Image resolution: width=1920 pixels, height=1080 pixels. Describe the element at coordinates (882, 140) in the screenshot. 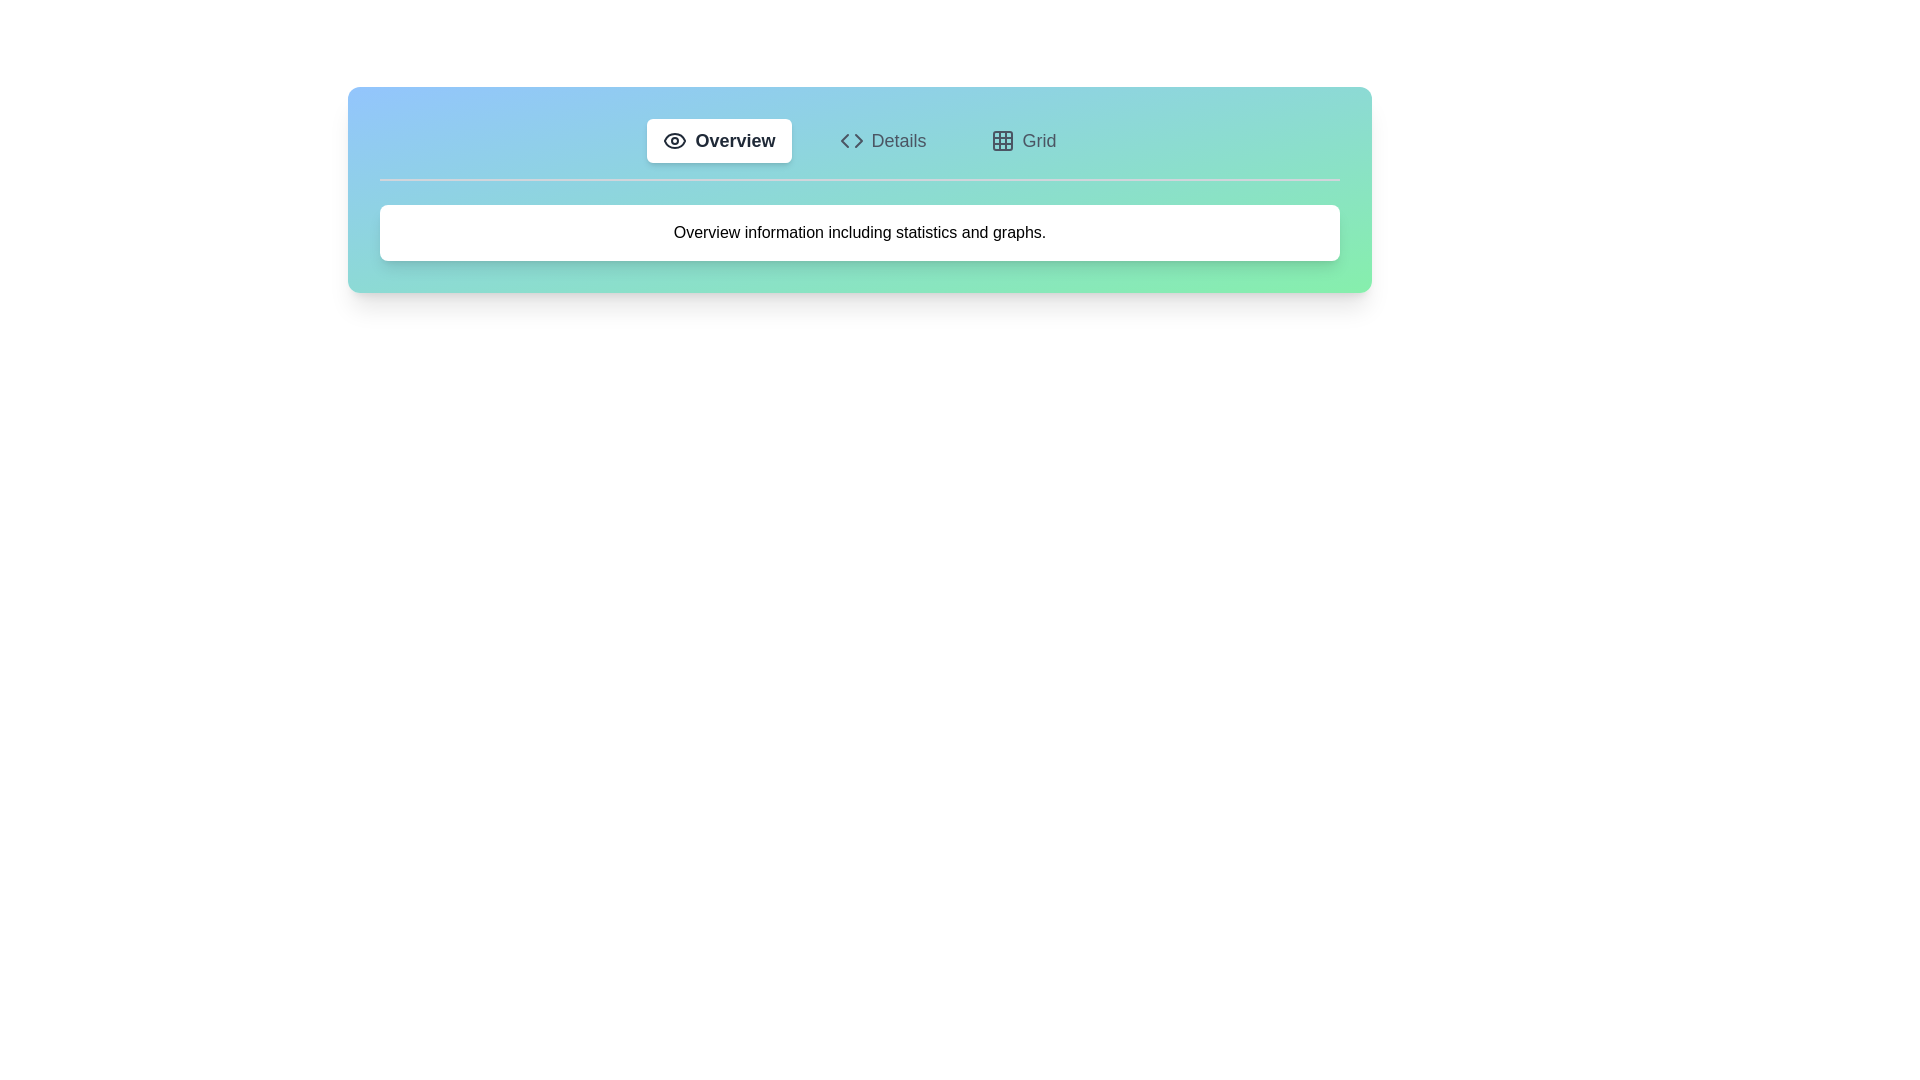

I see `the Details tab by clicking its button` at that location.